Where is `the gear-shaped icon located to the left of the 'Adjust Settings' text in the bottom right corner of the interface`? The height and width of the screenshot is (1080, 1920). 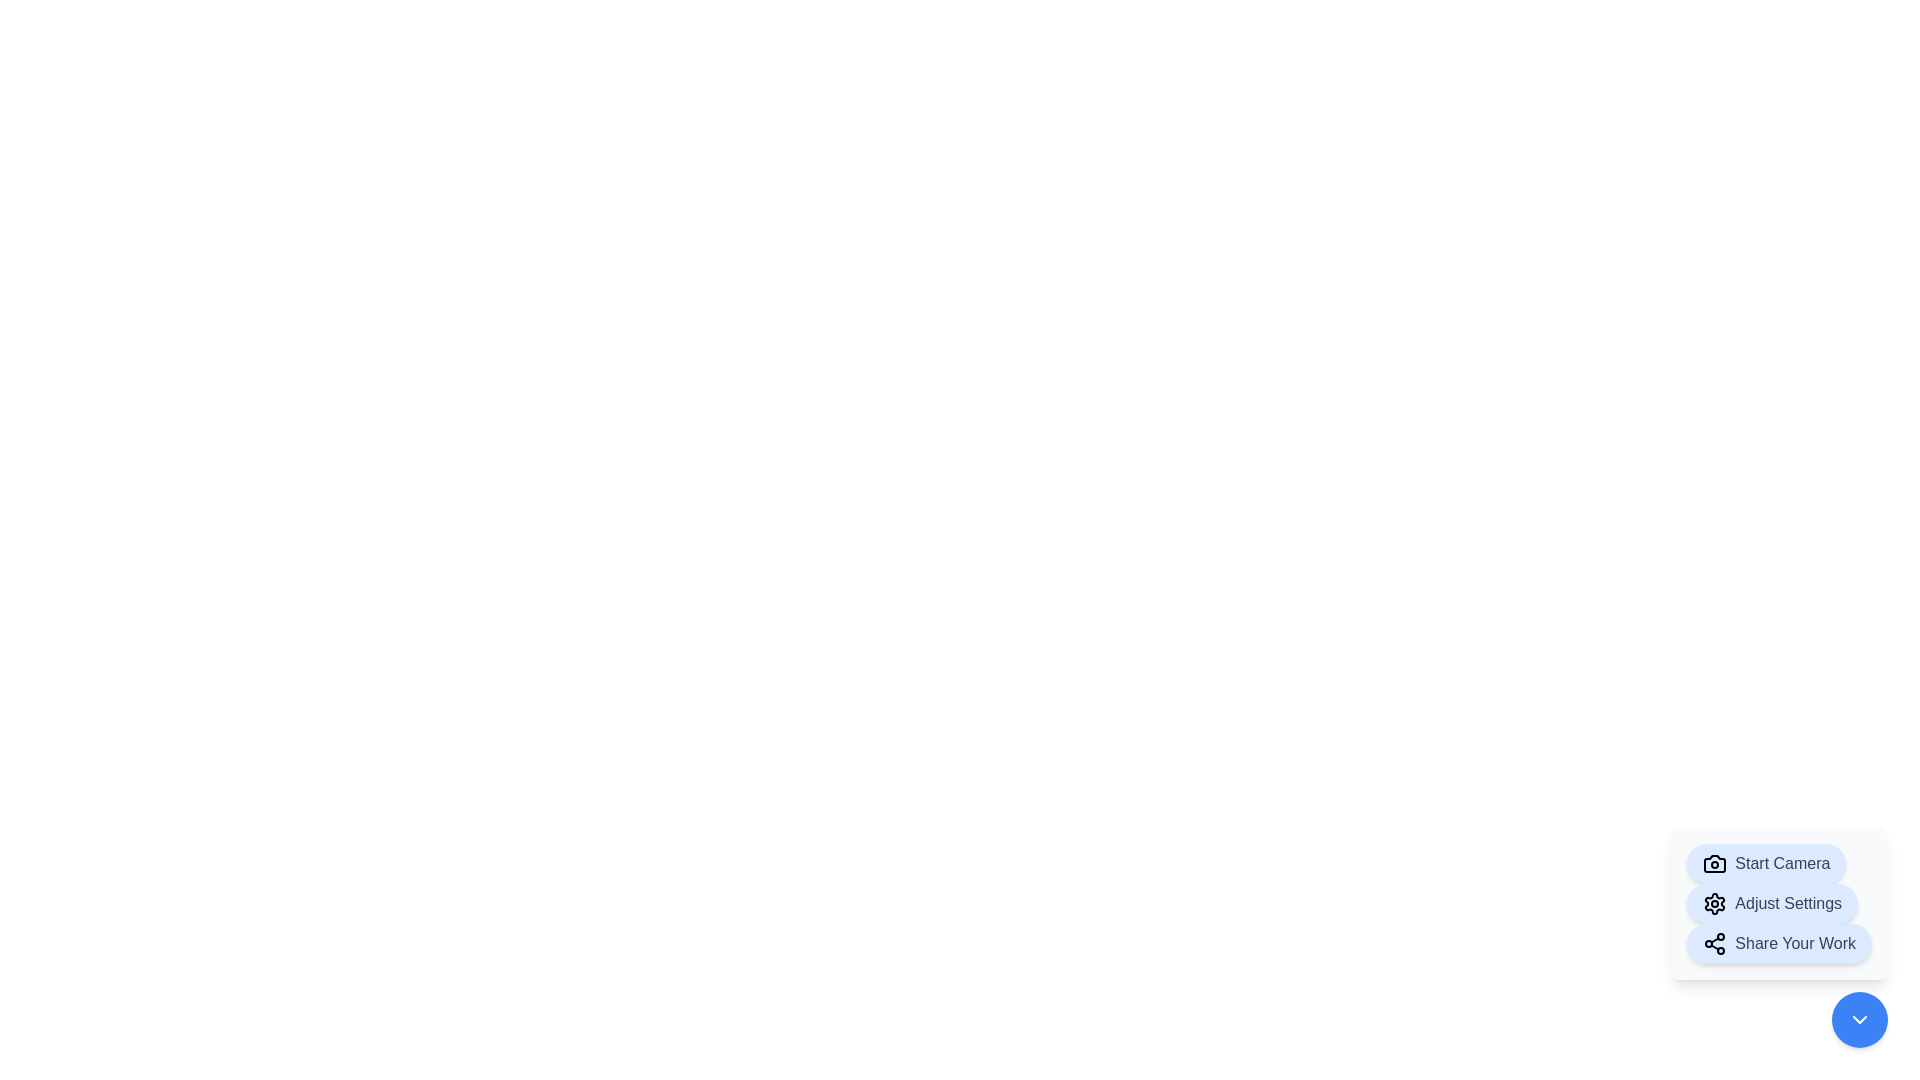
the gear-shaped icon located to the left of the 'Adjust Settings' text in the bottom right corner of the interface is located at coordinates (1714, 903).